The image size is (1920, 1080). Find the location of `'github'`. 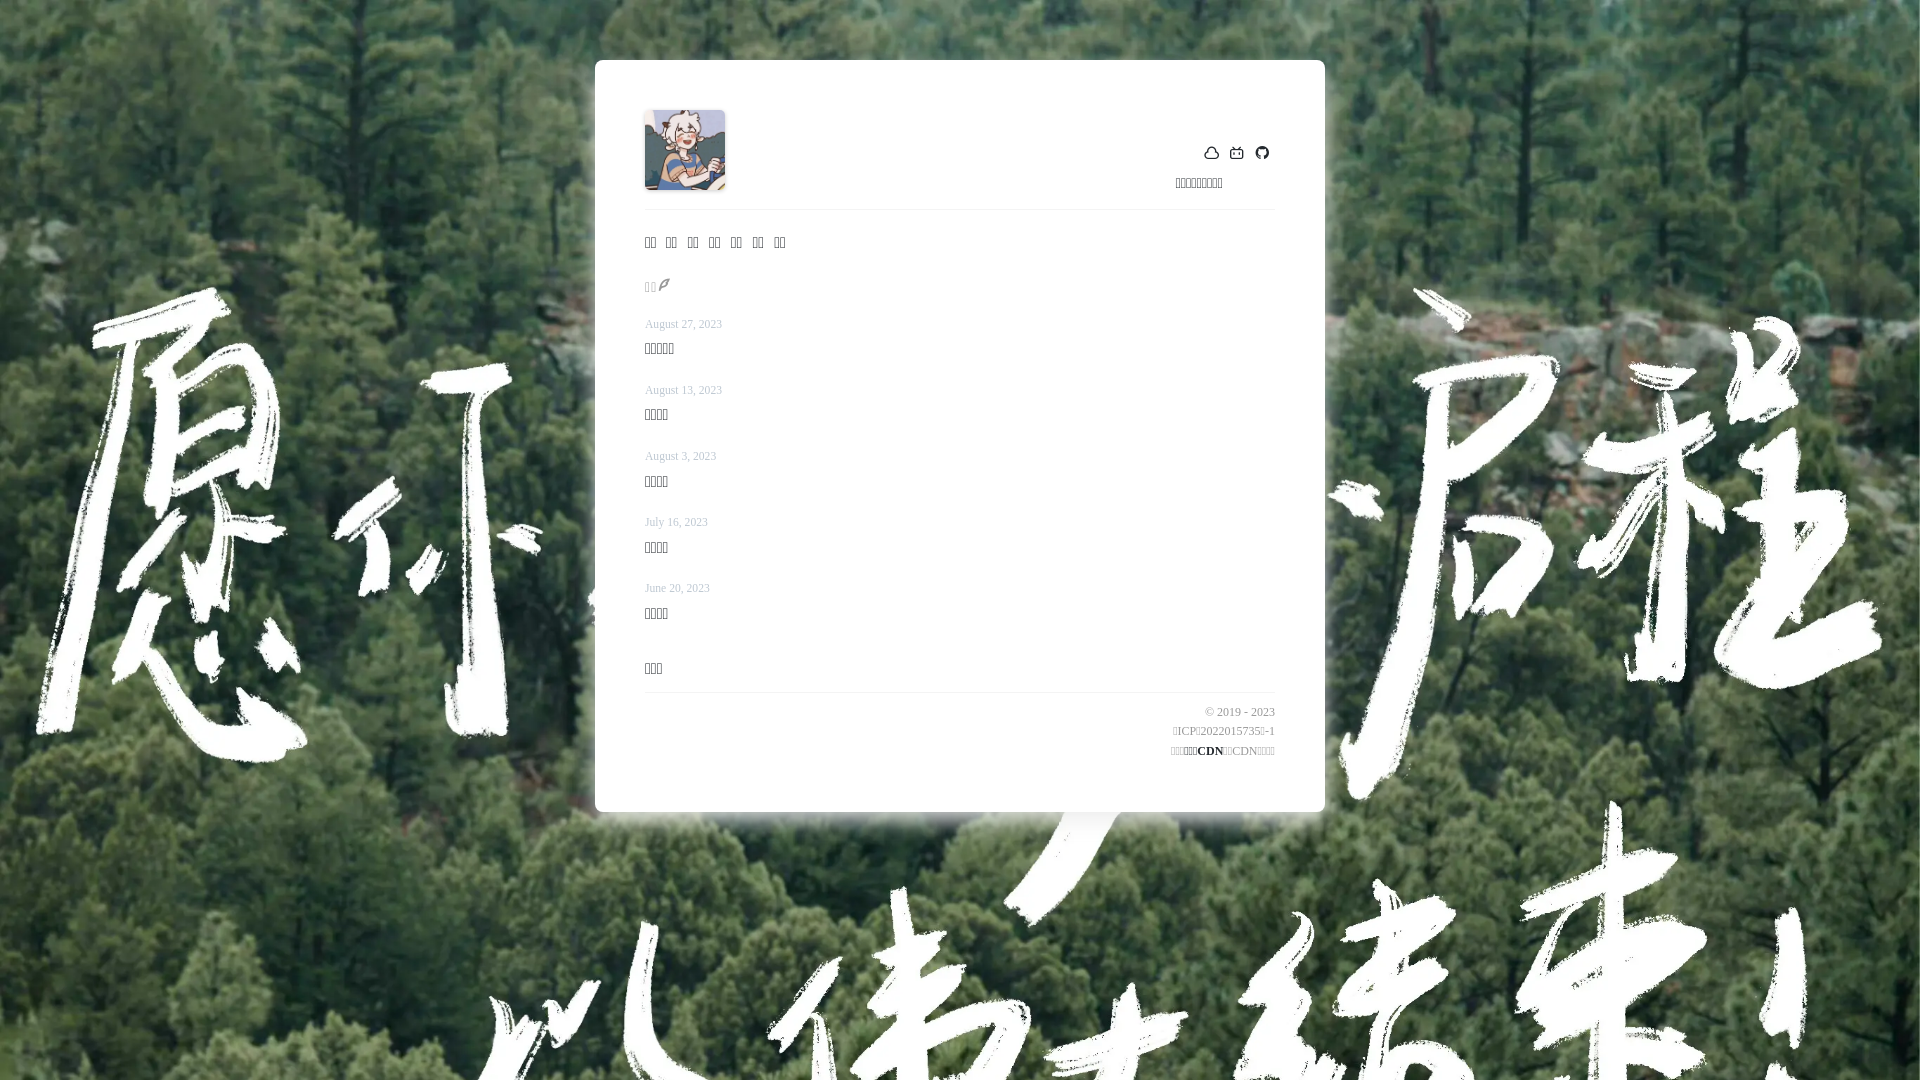

'github' is located at coordinates (1261, 153).